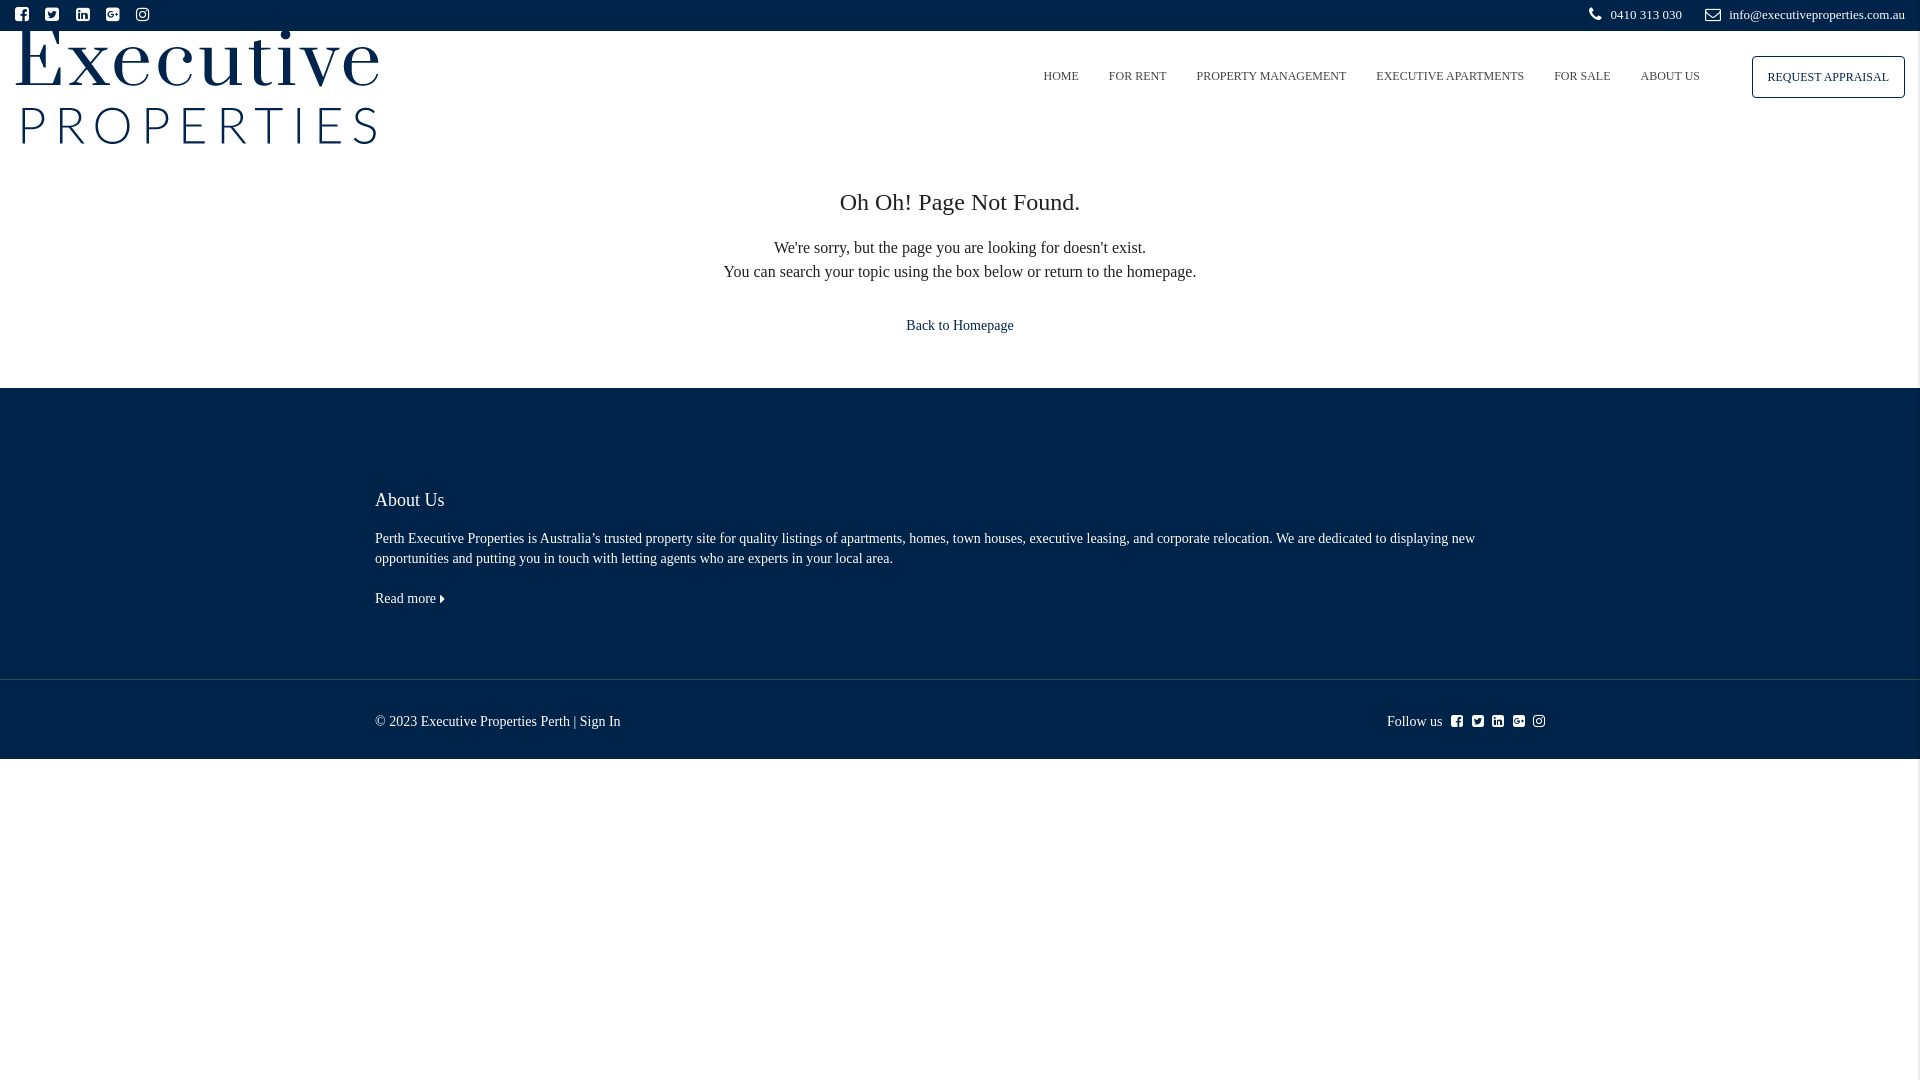 Image resolution: width=1920 pixels, height=1080 pixels. I want to click on 'EXECUTIVE APARTMENTS', so click(1360, 75).